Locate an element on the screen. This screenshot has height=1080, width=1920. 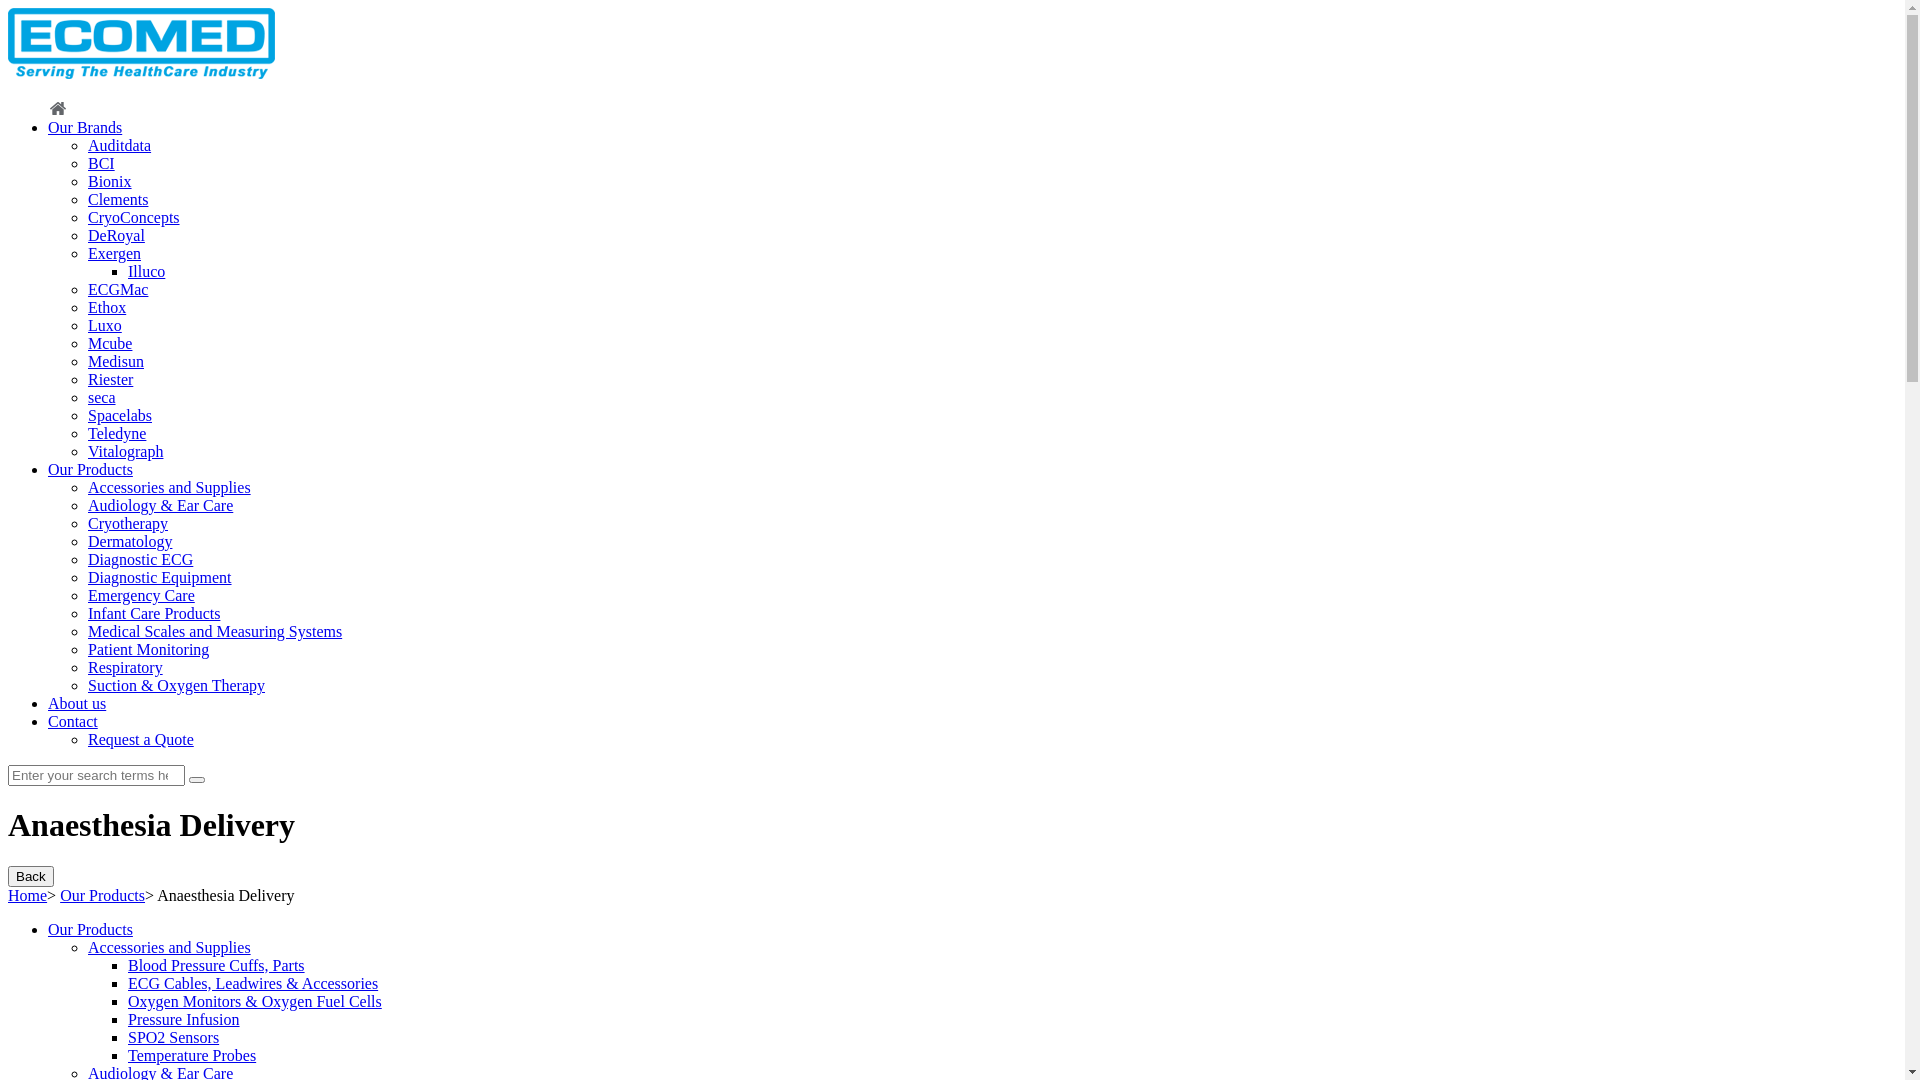
'Temperature Probes' is located at coordinates (192, 1054).